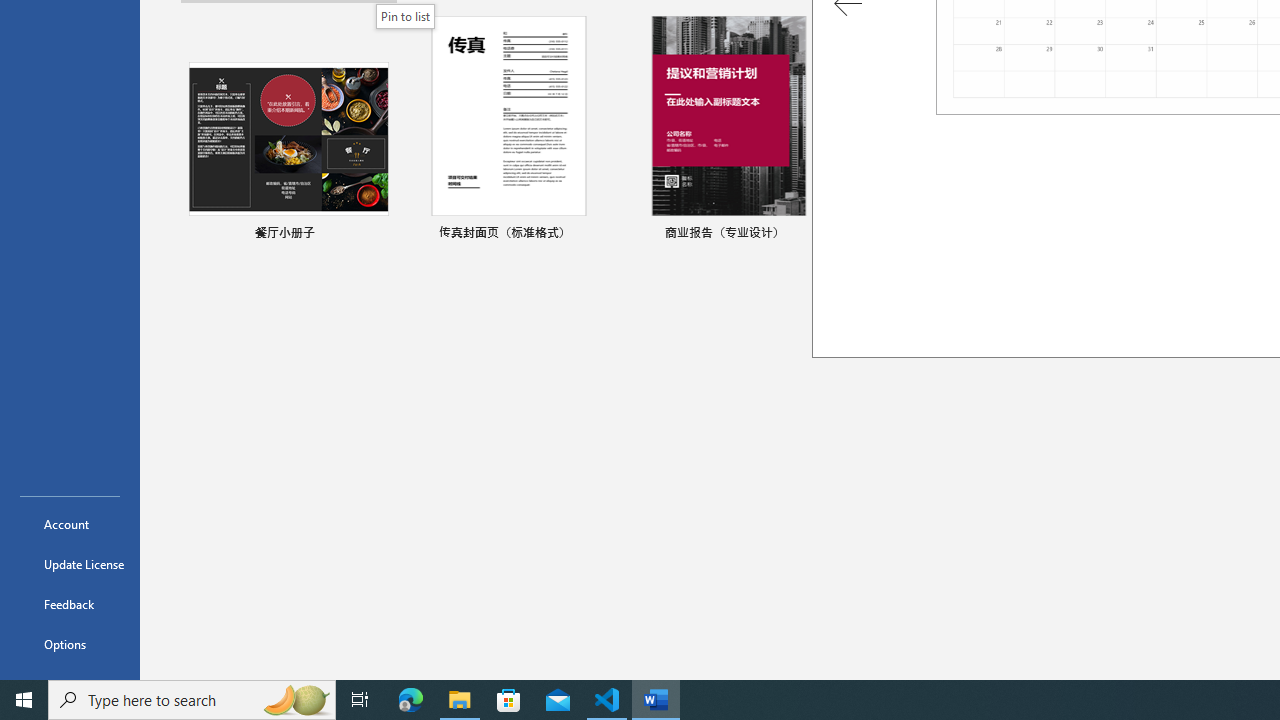 This screenshot has height=720, width=1280. I want to click on 'Pin to list', so click(404, 16).